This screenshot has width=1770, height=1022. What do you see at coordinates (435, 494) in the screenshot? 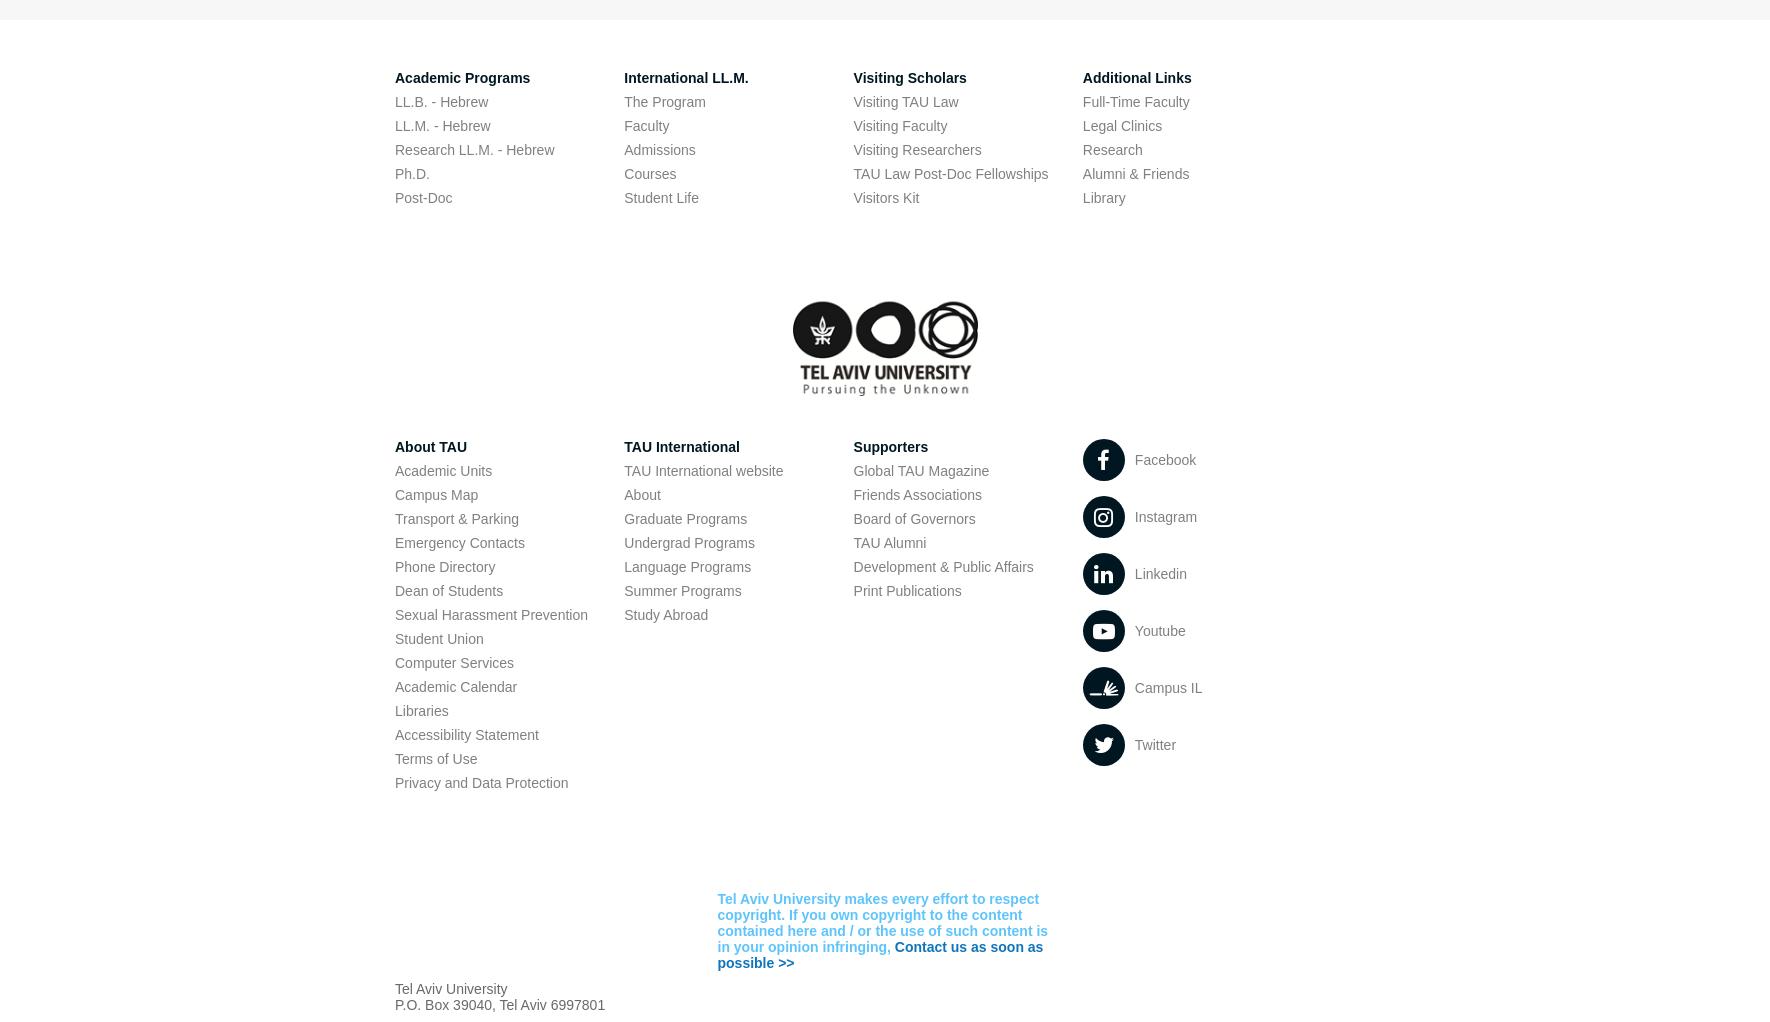
I see `'Campus Map'` at bounding box center [435, 494].